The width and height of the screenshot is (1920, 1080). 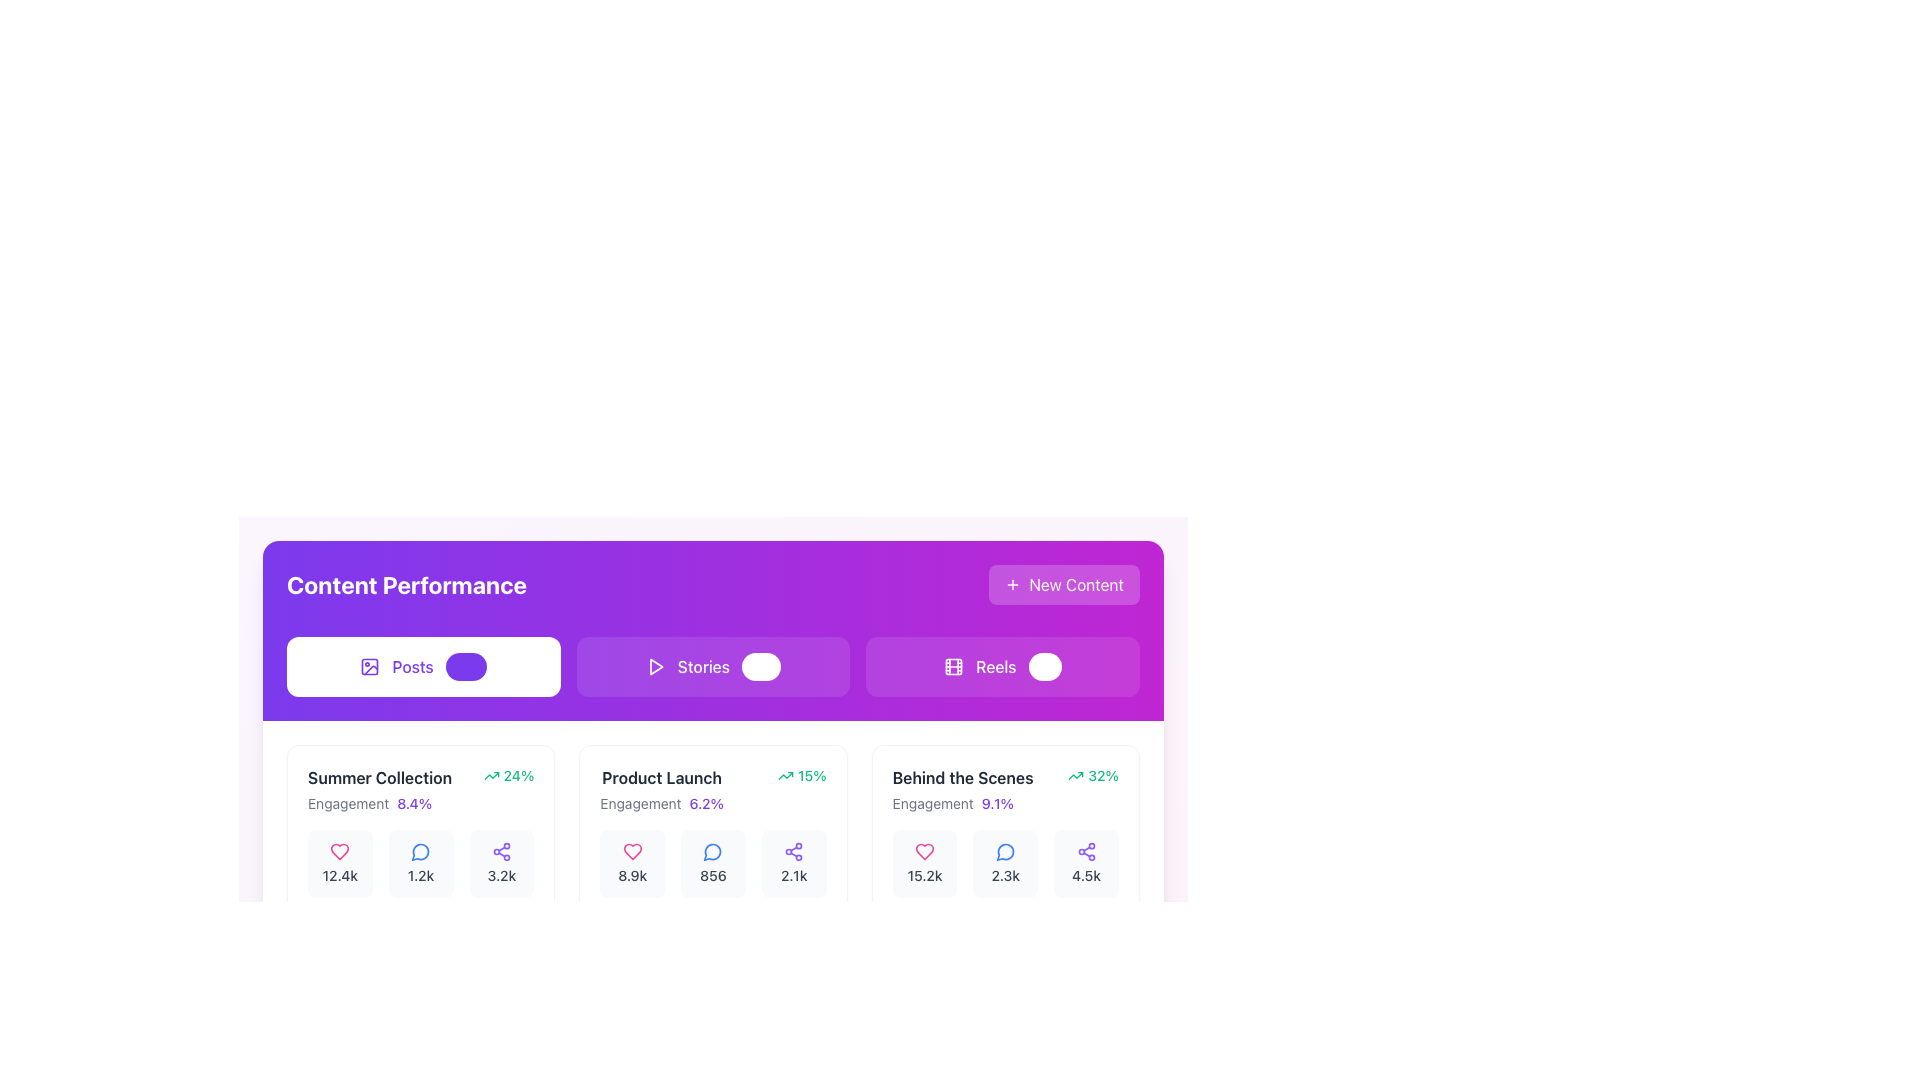 What do you see at coordinates (713, 863) in the screenshot?
I see `the numerical indicator display element that shows the count of comments or messages, which is located in the center of a horizontal triplet layout at the bottom section of the interface` at bounding box center [713, 863].